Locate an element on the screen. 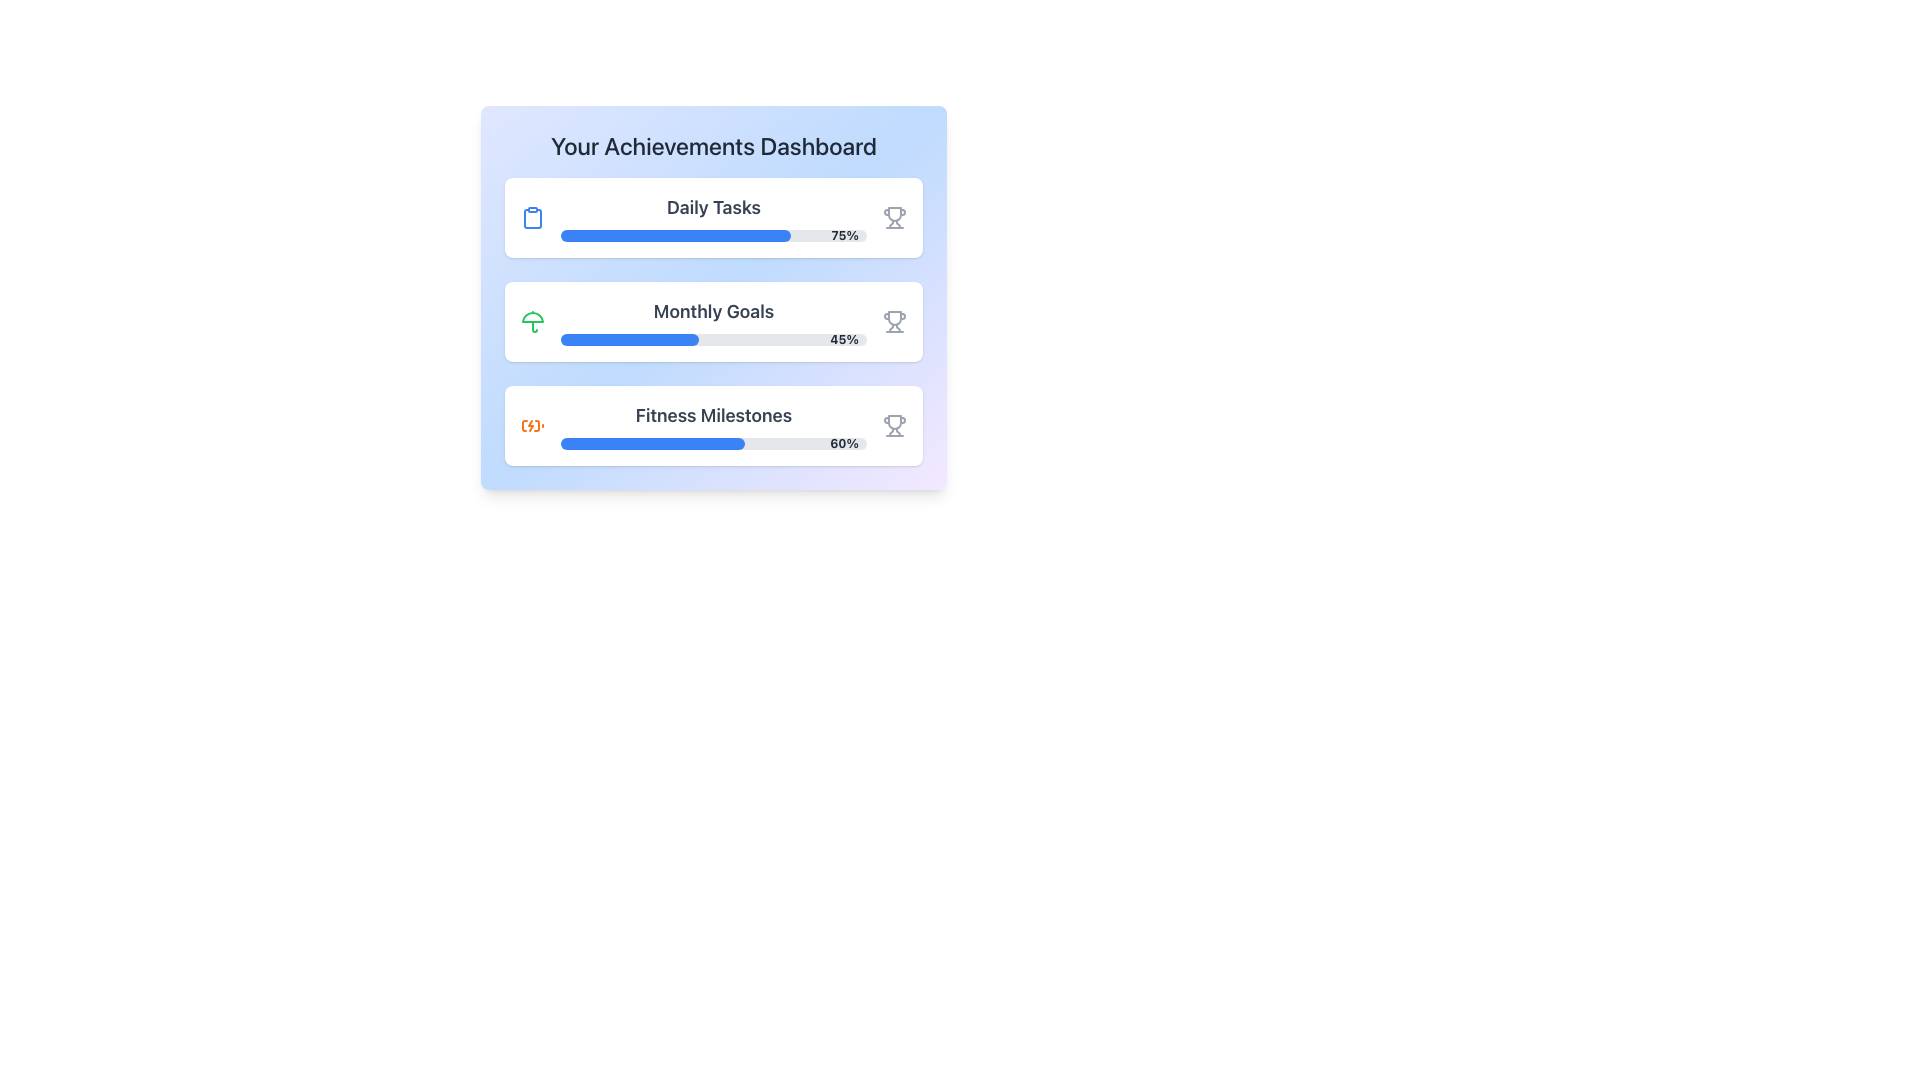 This screenshot has width=1920, height=1080. the progress bar area of the 'Your Achievements Dashboard' interface, which visually indicates a completion of 45% is located at coordinates (628, 338).